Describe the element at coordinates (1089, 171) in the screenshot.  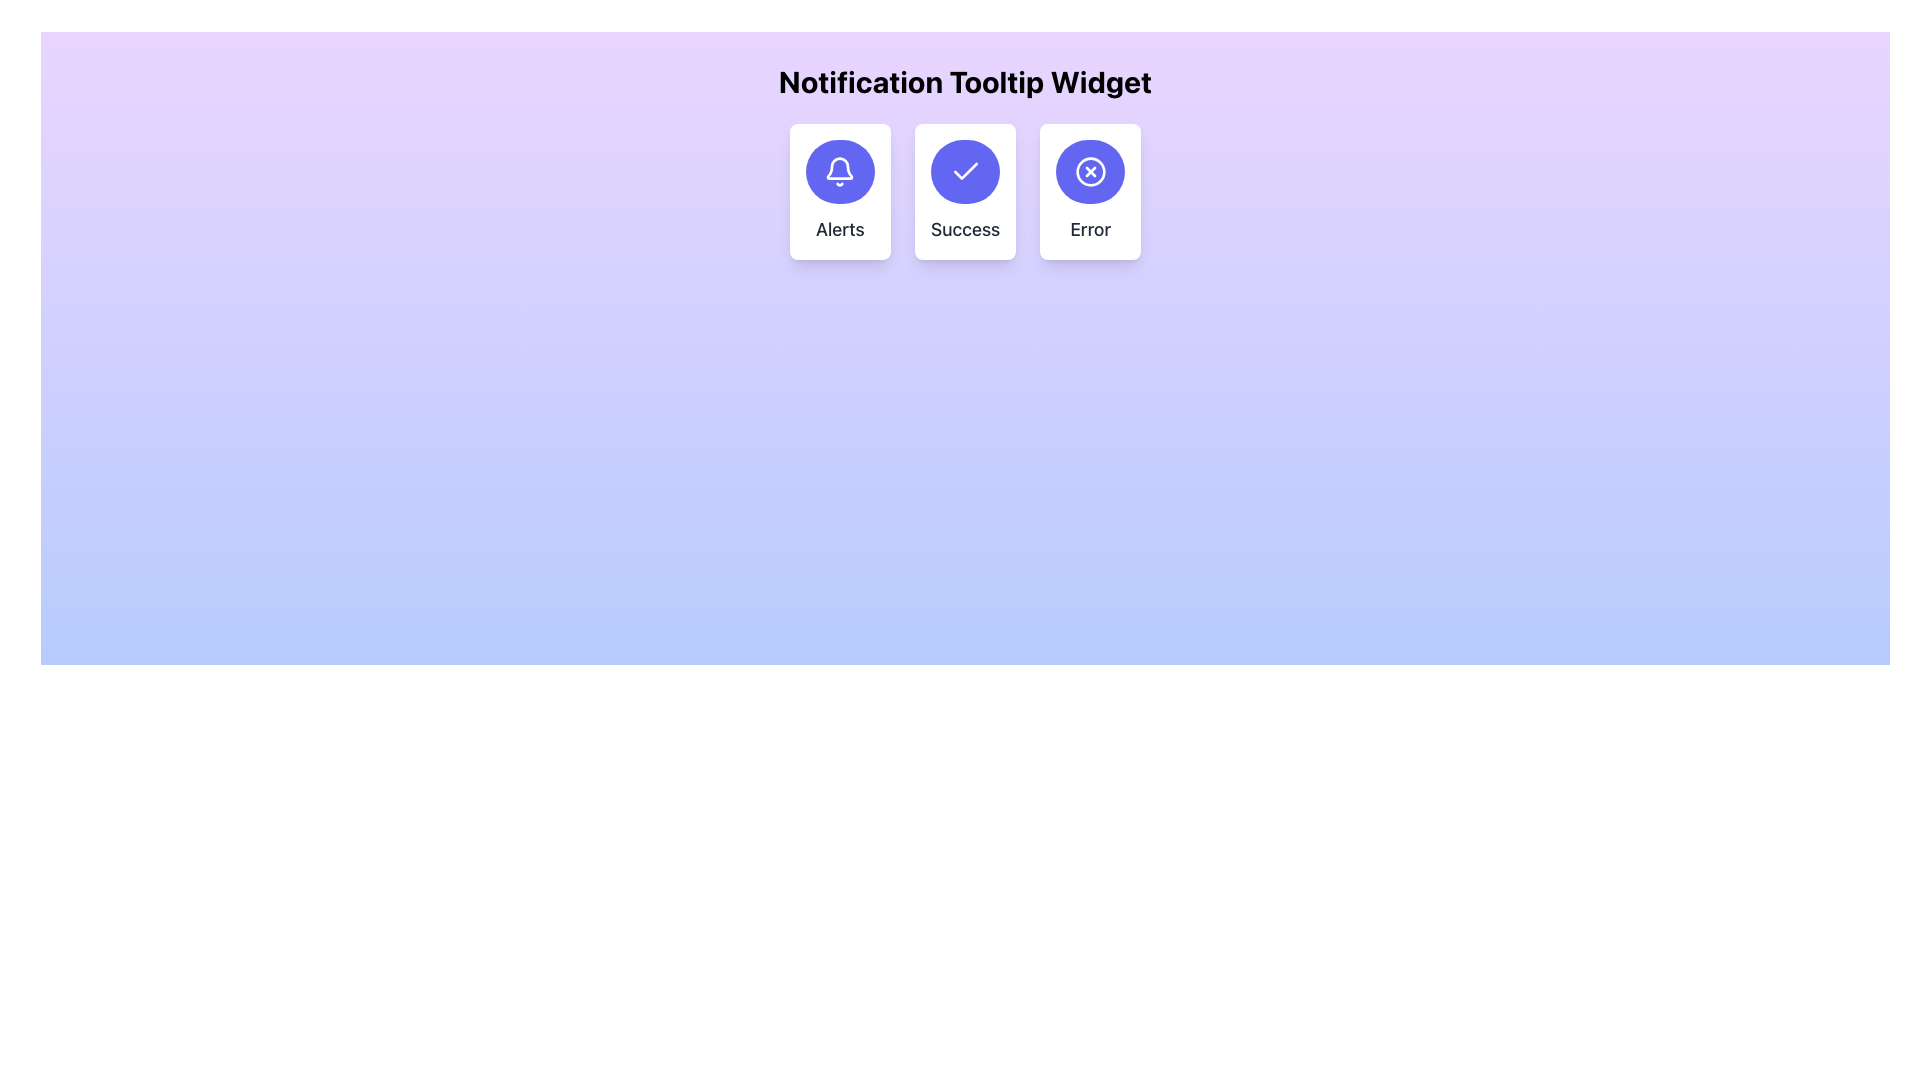
I see `circular icon button representing an 'error' state, located at the center of the rightmost card labeled 'Error'` at that location.